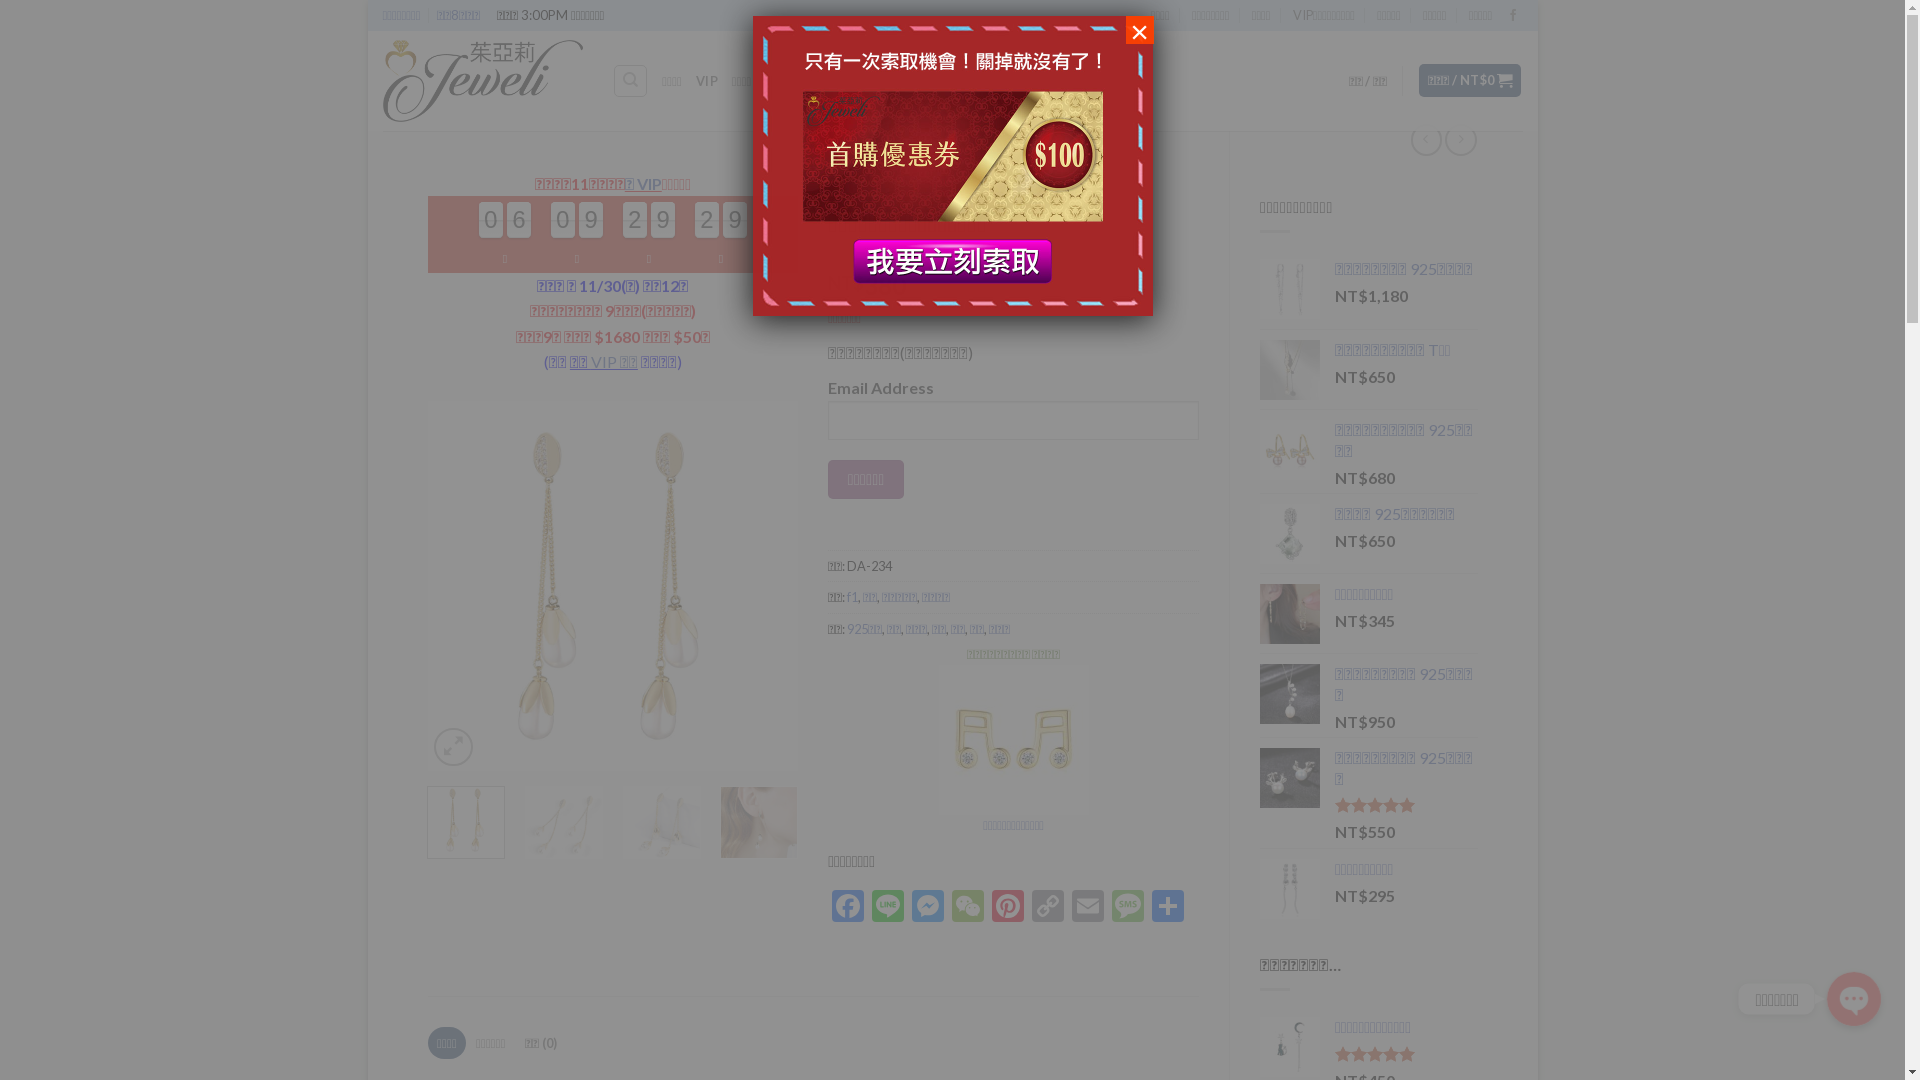  I want to click on 'Copy Link', so click(1046, 907).